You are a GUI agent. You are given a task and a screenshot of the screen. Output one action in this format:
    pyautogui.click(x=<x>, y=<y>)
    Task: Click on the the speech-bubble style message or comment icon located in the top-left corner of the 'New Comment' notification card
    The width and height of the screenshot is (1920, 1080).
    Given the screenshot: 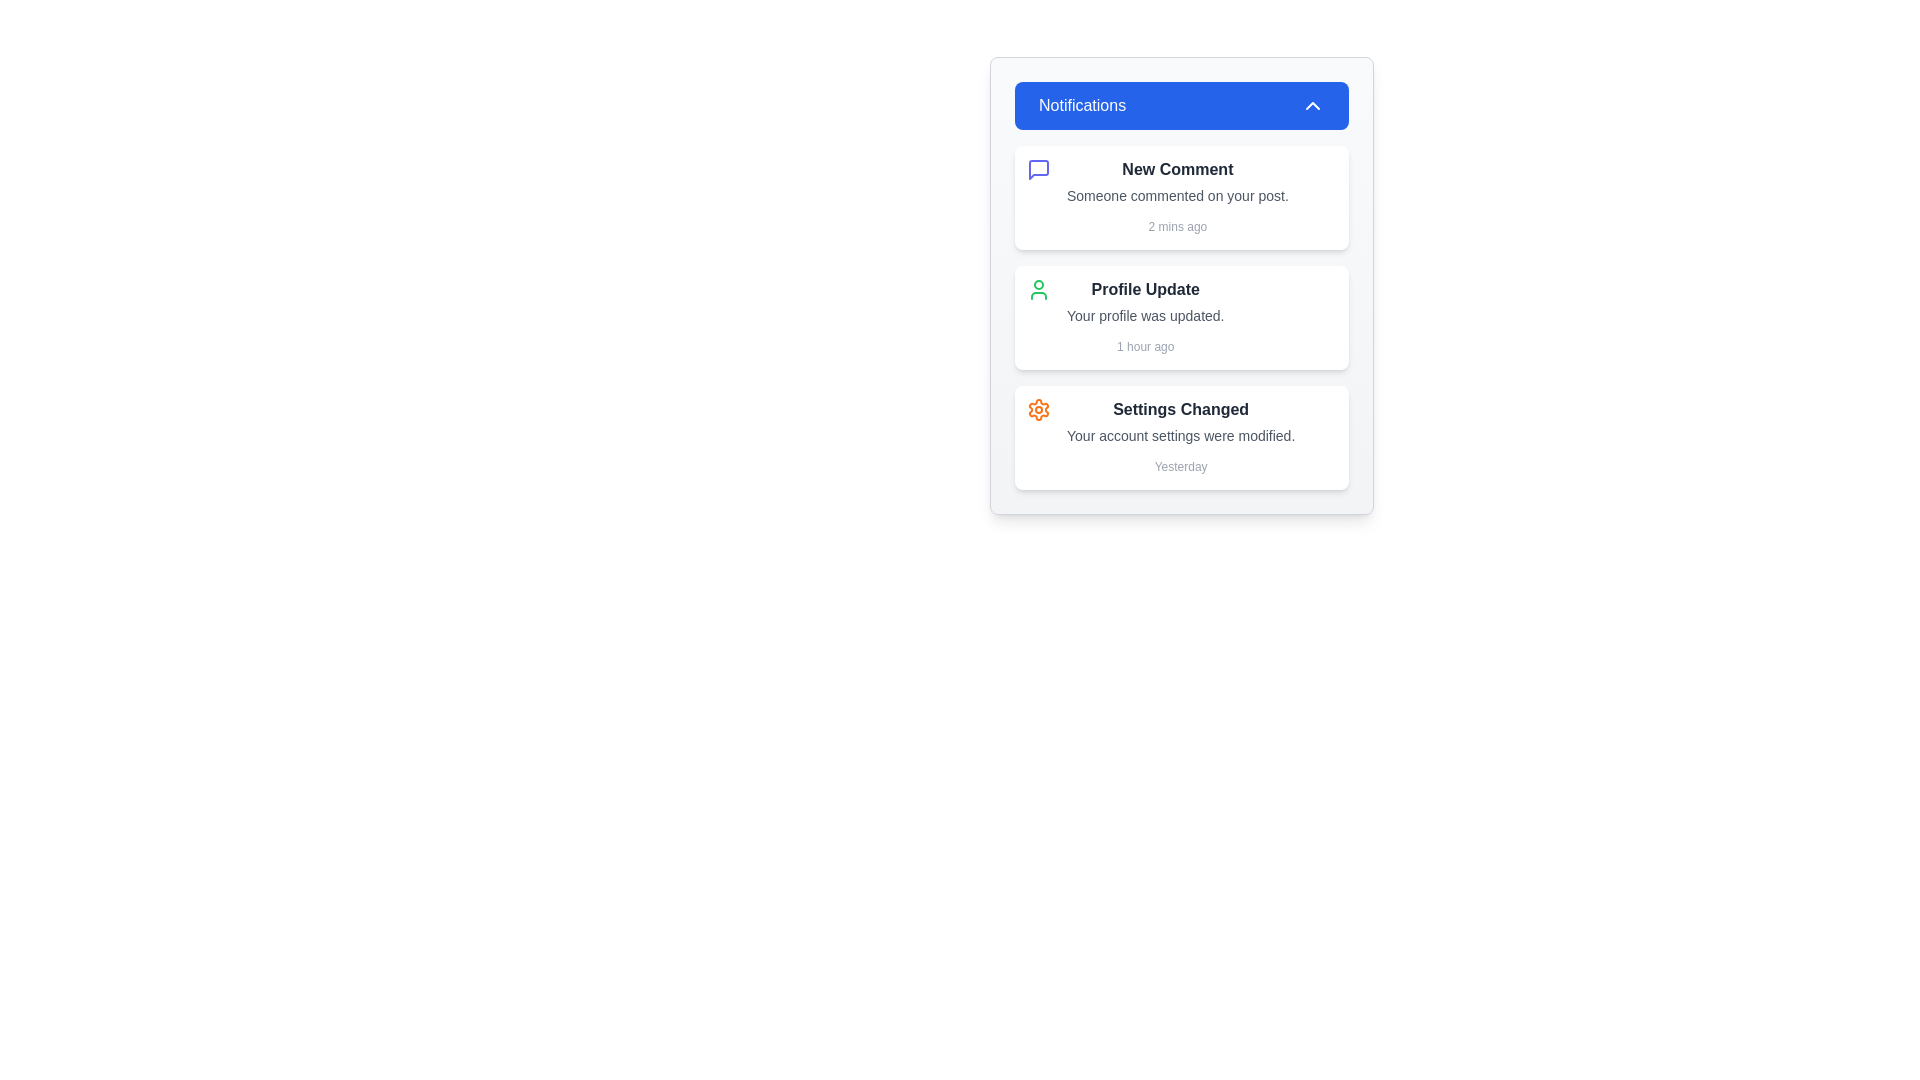 What is the action you would take?
    pyautogui.click(x=1038, y=168)
    